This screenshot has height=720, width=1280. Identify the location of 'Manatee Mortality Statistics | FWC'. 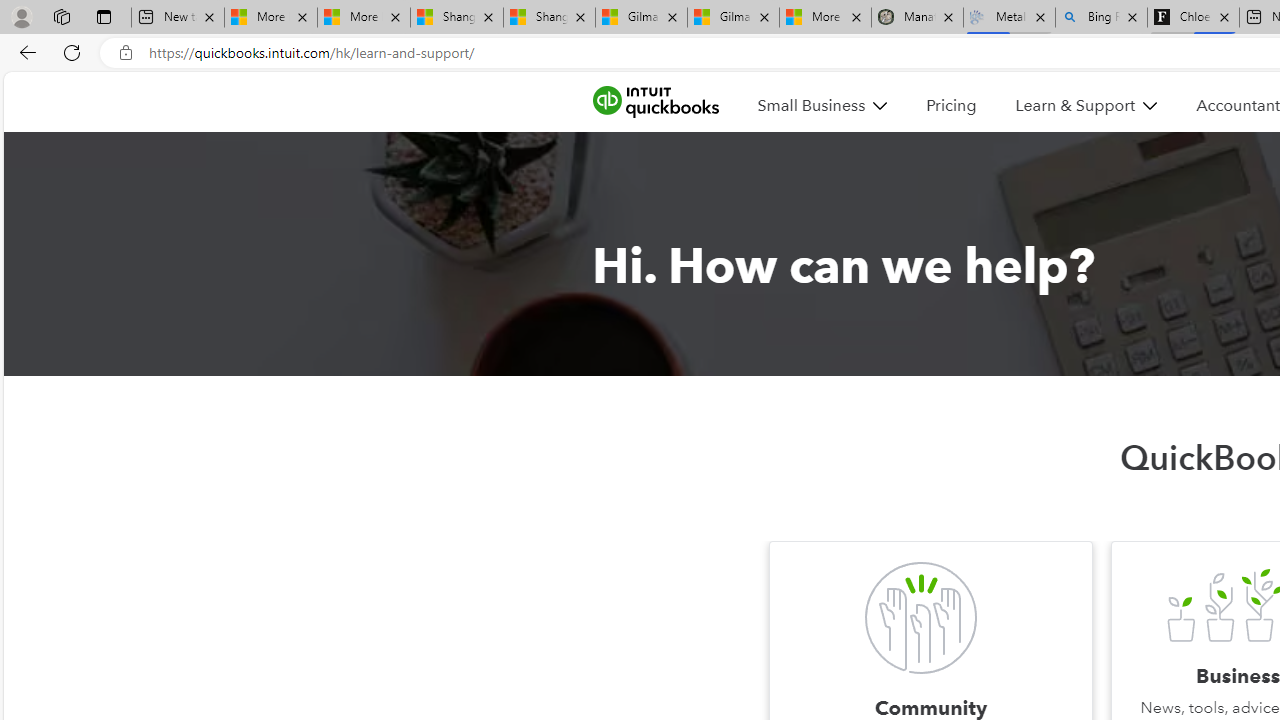
(916, 17).